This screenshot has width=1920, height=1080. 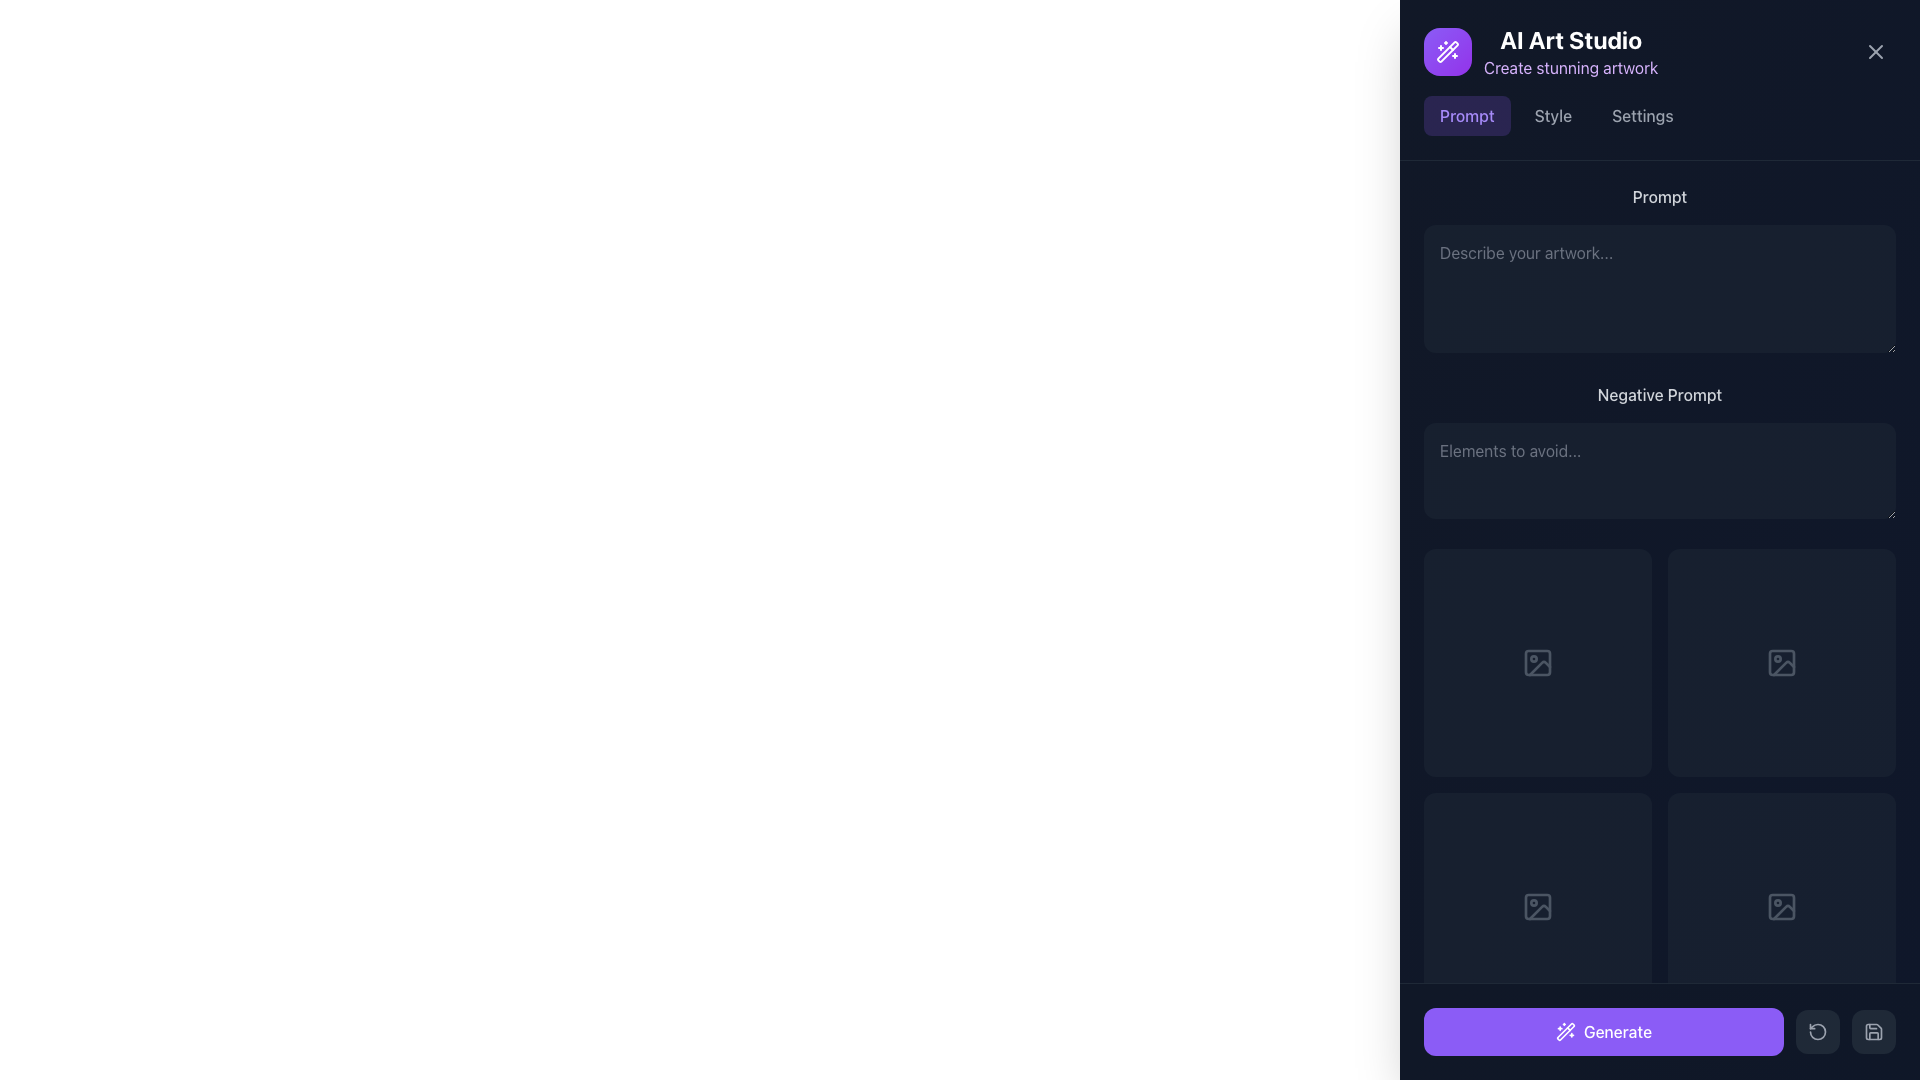 I want to click on the non-interactive SVG rectangle element, which is a square-shaped UI component with rounded corners, part of an icon resembling an image, located in the bottom-right area of the interface, so click(x=1536, y=906).